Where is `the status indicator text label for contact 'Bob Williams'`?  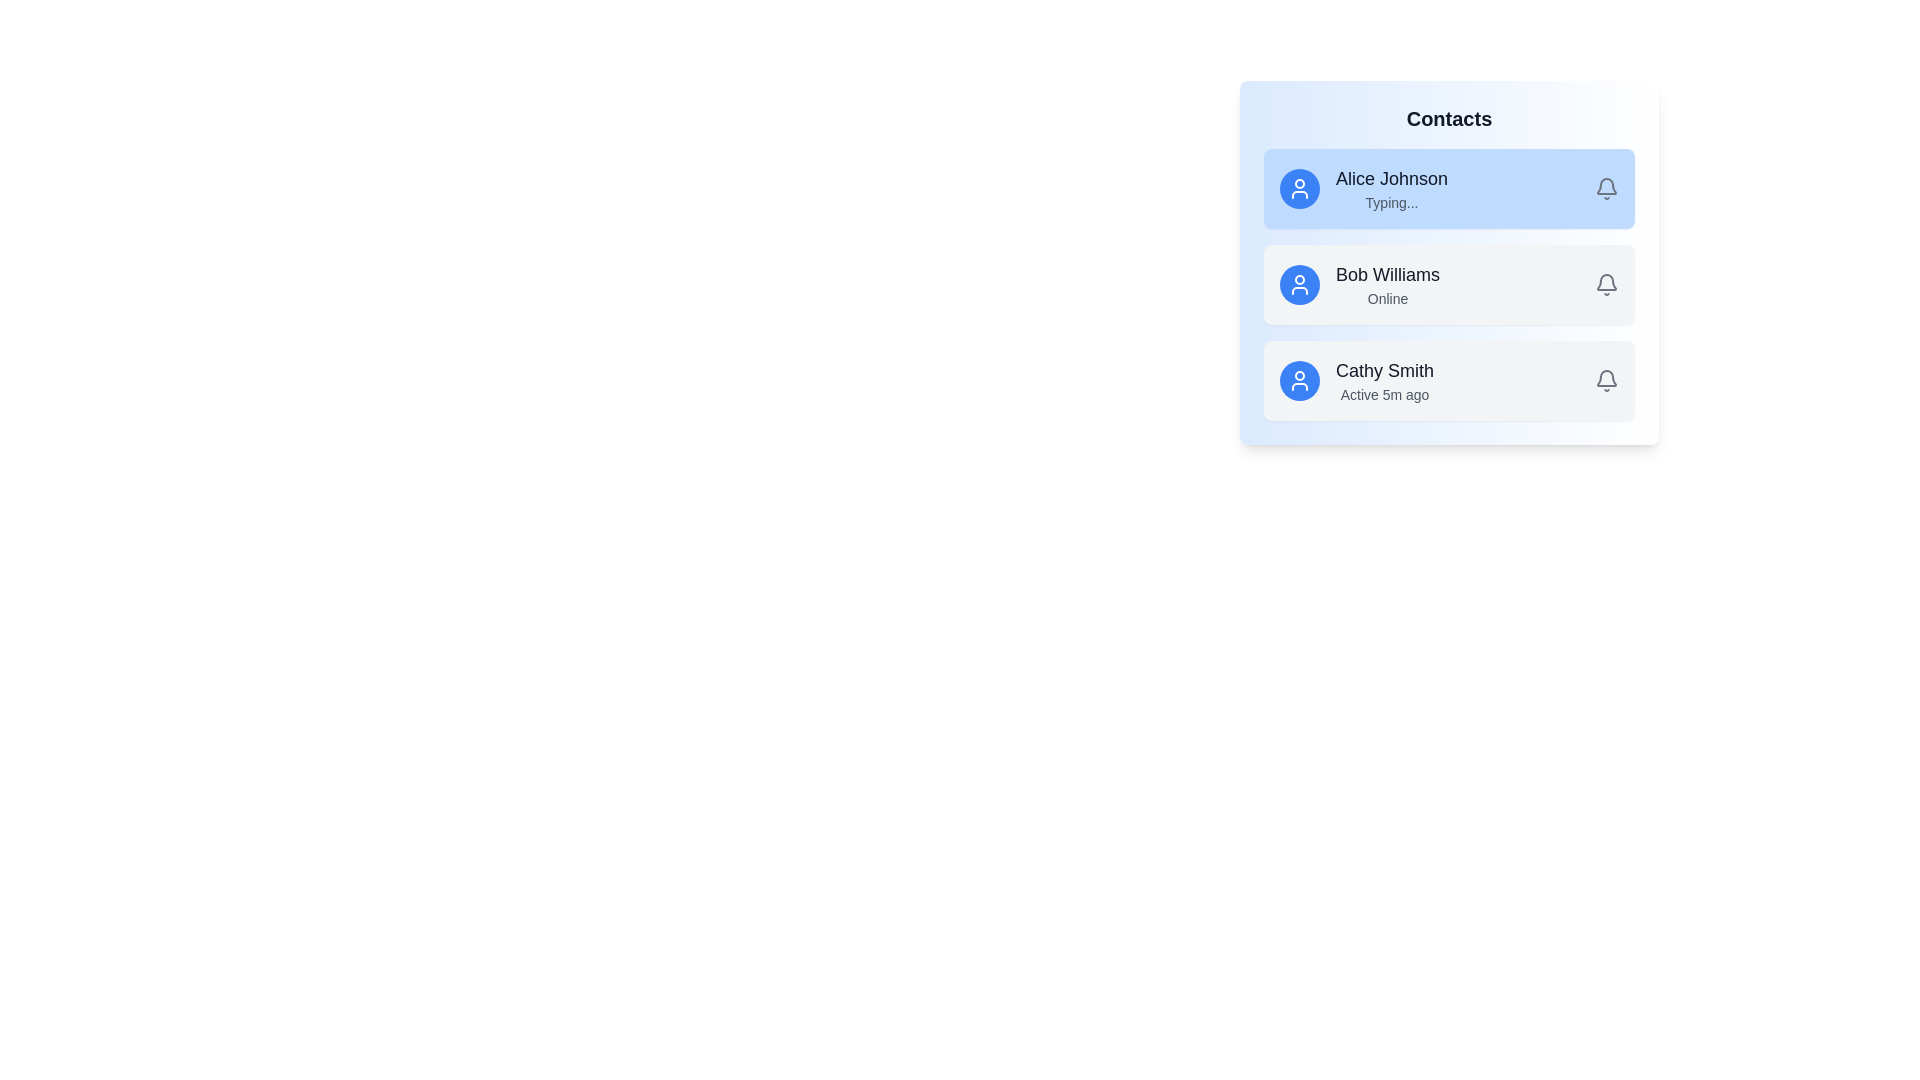 the status indicator text label for contact 'Bob Williams' is located at coordinates (1386, 299).